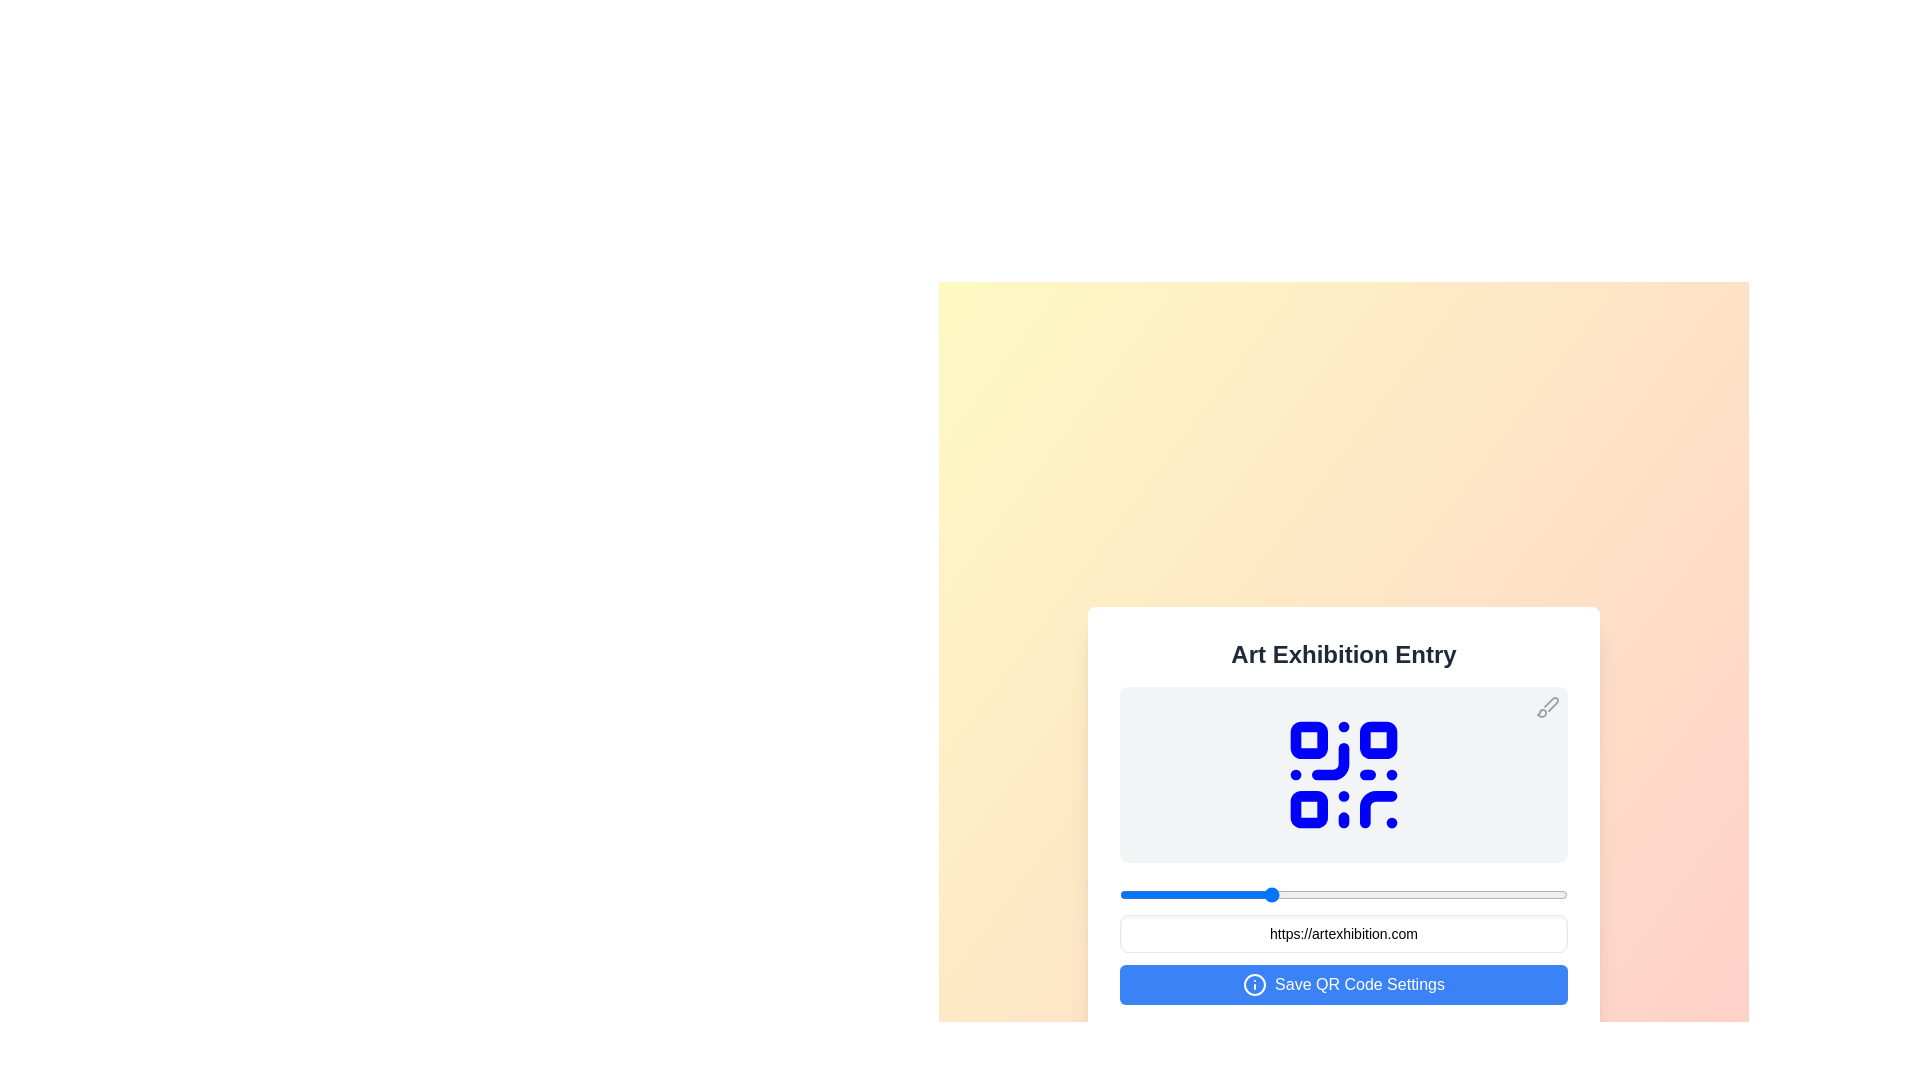 This screenshot has height=1080, width=1920. What do you see at coordinates (1344, 774) in the screenshot?
I see `the static visual display containing a blue QR code icon and a blue pen icon, which is located underneath the header 'Art Exhibition Entry'` at bounding box center [1344, 774].